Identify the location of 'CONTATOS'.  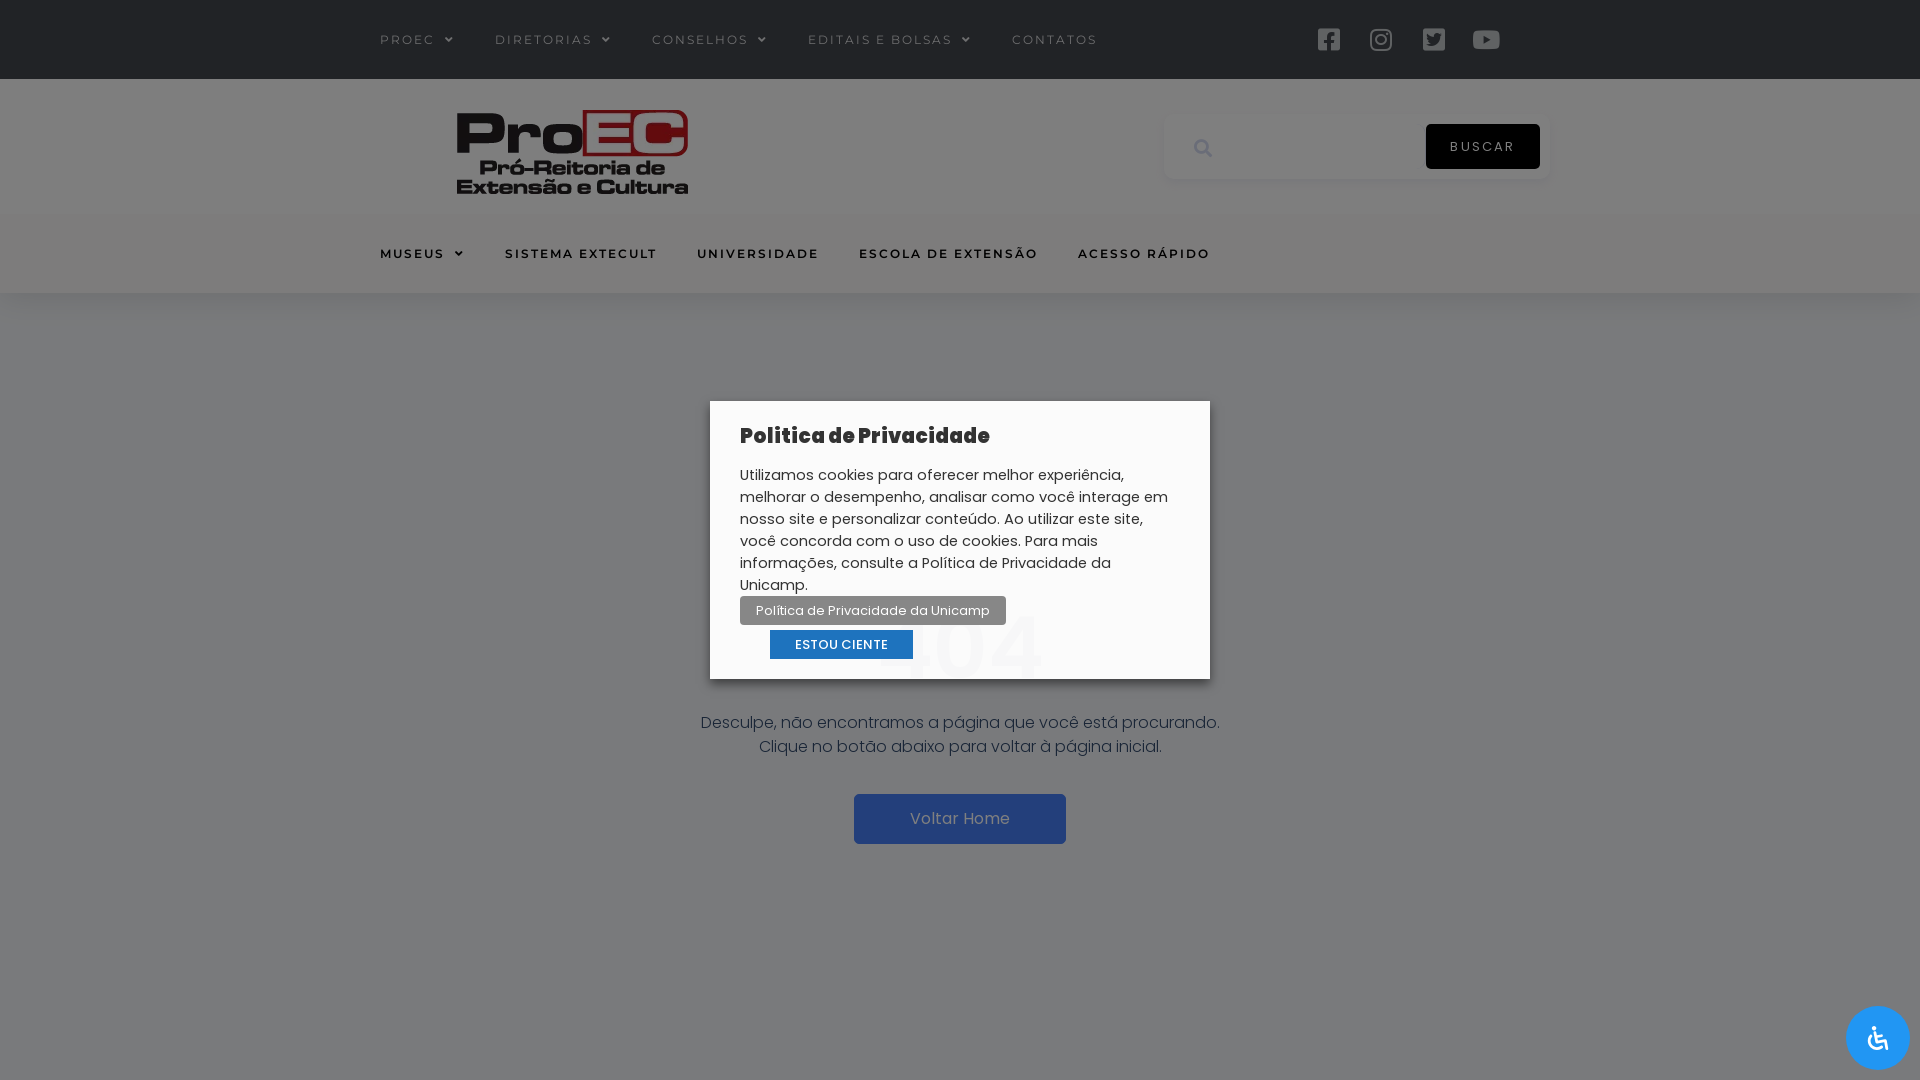
(1053, 39).